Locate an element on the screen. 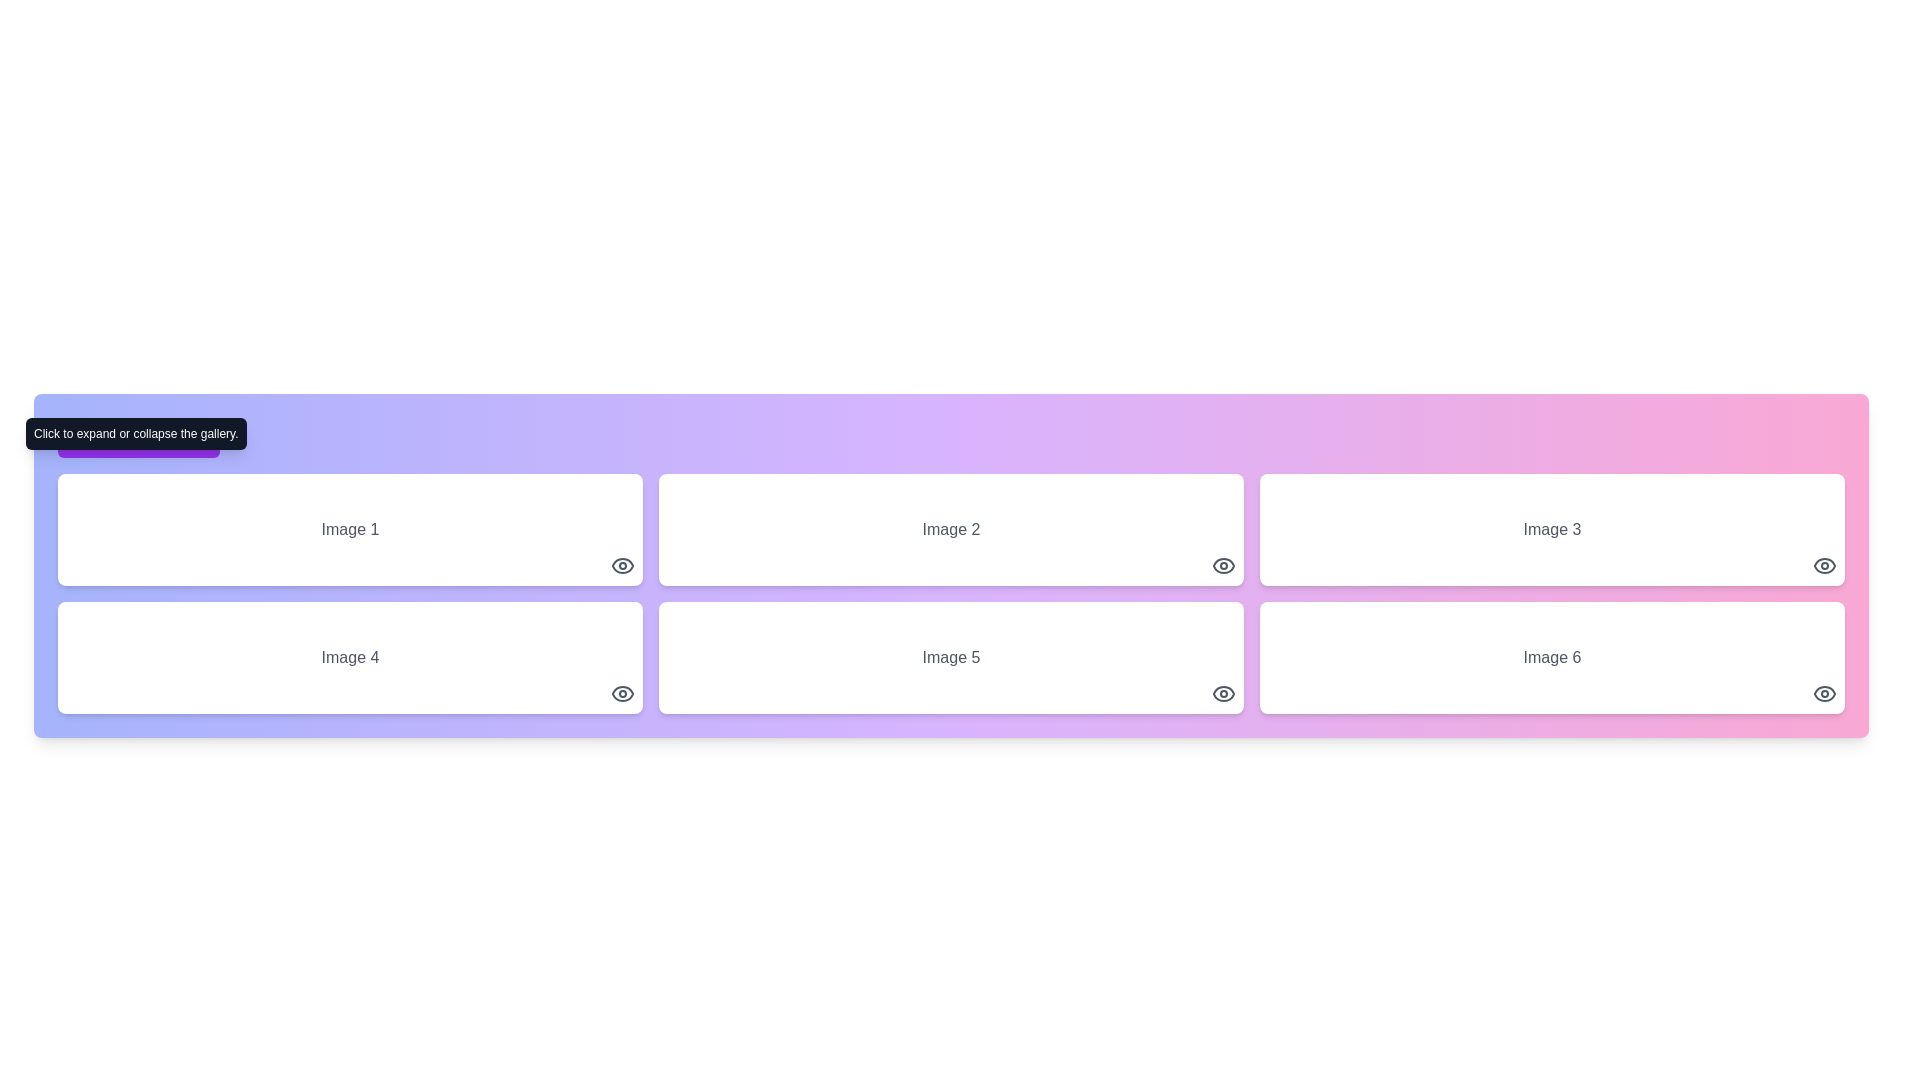 The width and height of the screenshot is (1920, 1080). the icon located to the left of the Toggle Gallery button's text, which serves as a visual aid or supplementary indicator for the button's purpose is located at coordinates (82, 437).